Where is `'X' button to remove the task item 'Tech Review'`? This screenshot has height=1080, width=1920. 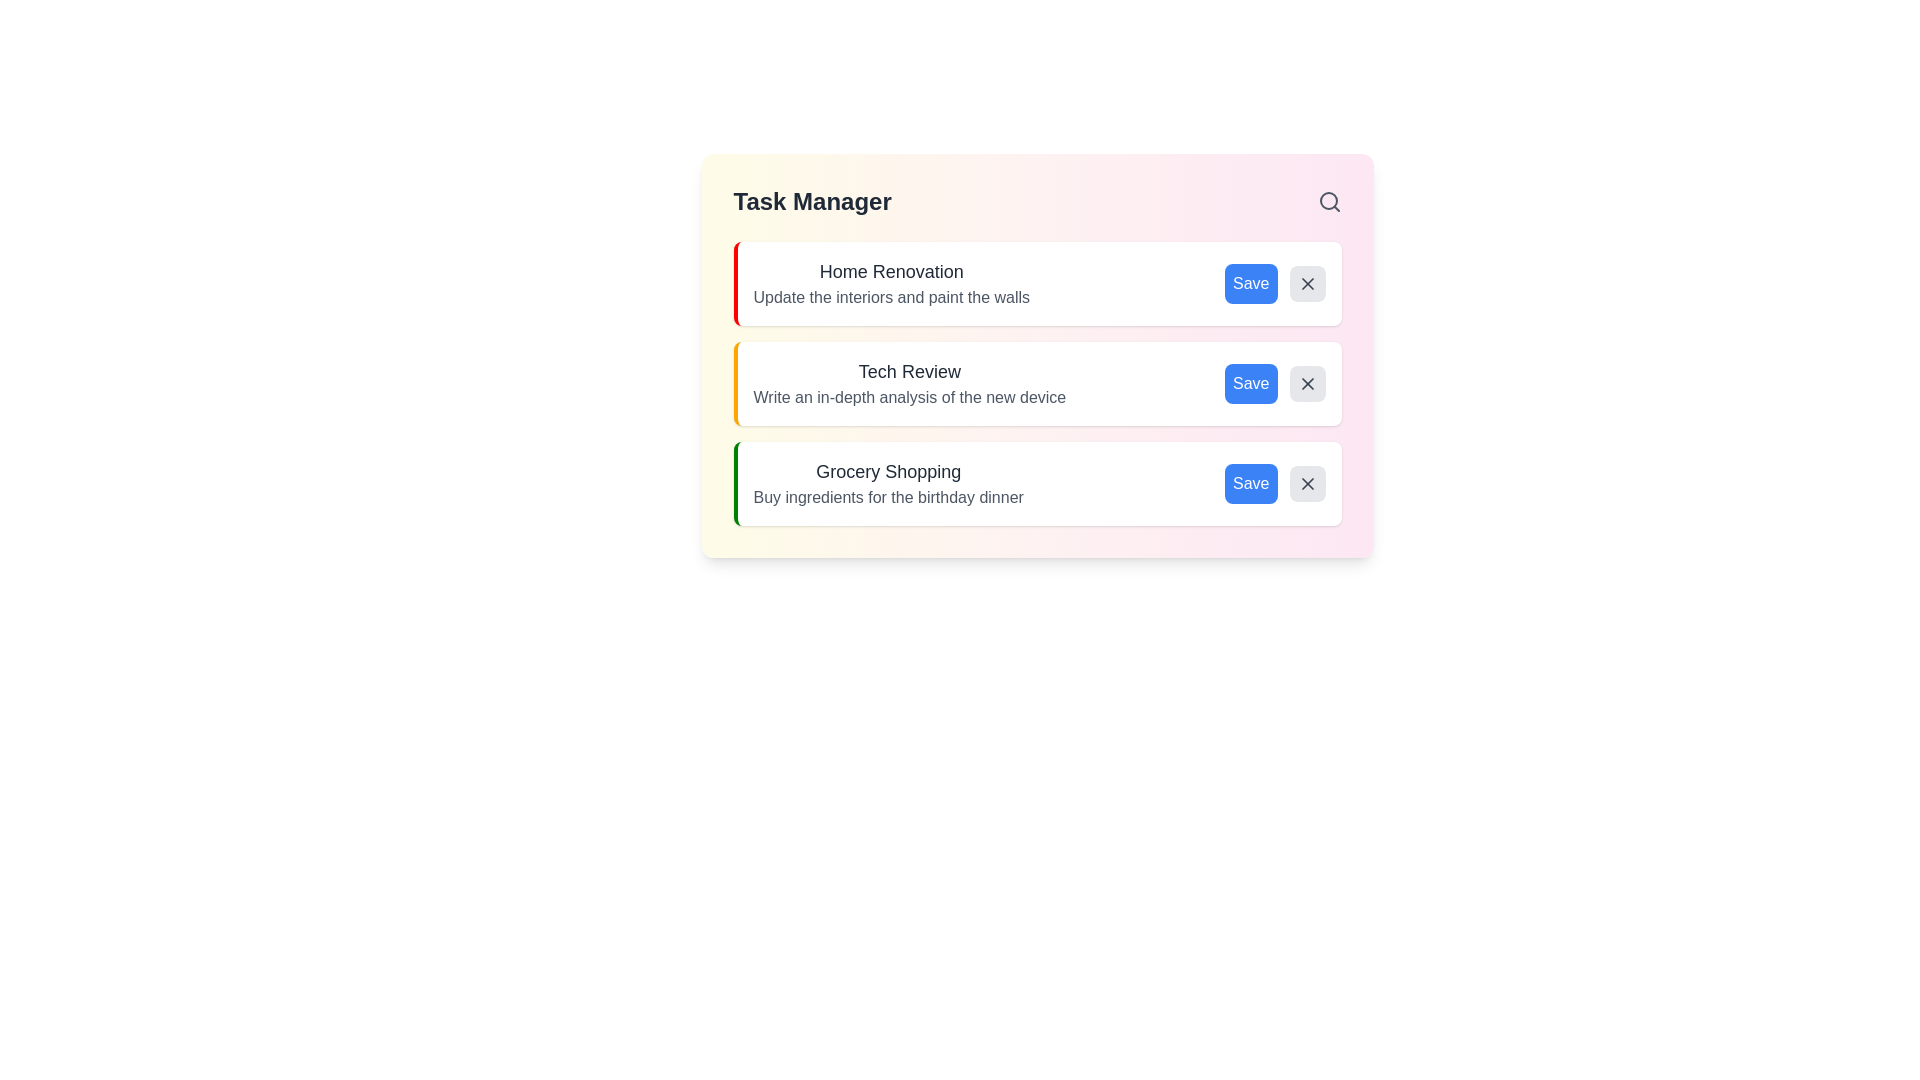 'X' button to remove the task item 'Tech Review' is located at coordinates (1307, 384).